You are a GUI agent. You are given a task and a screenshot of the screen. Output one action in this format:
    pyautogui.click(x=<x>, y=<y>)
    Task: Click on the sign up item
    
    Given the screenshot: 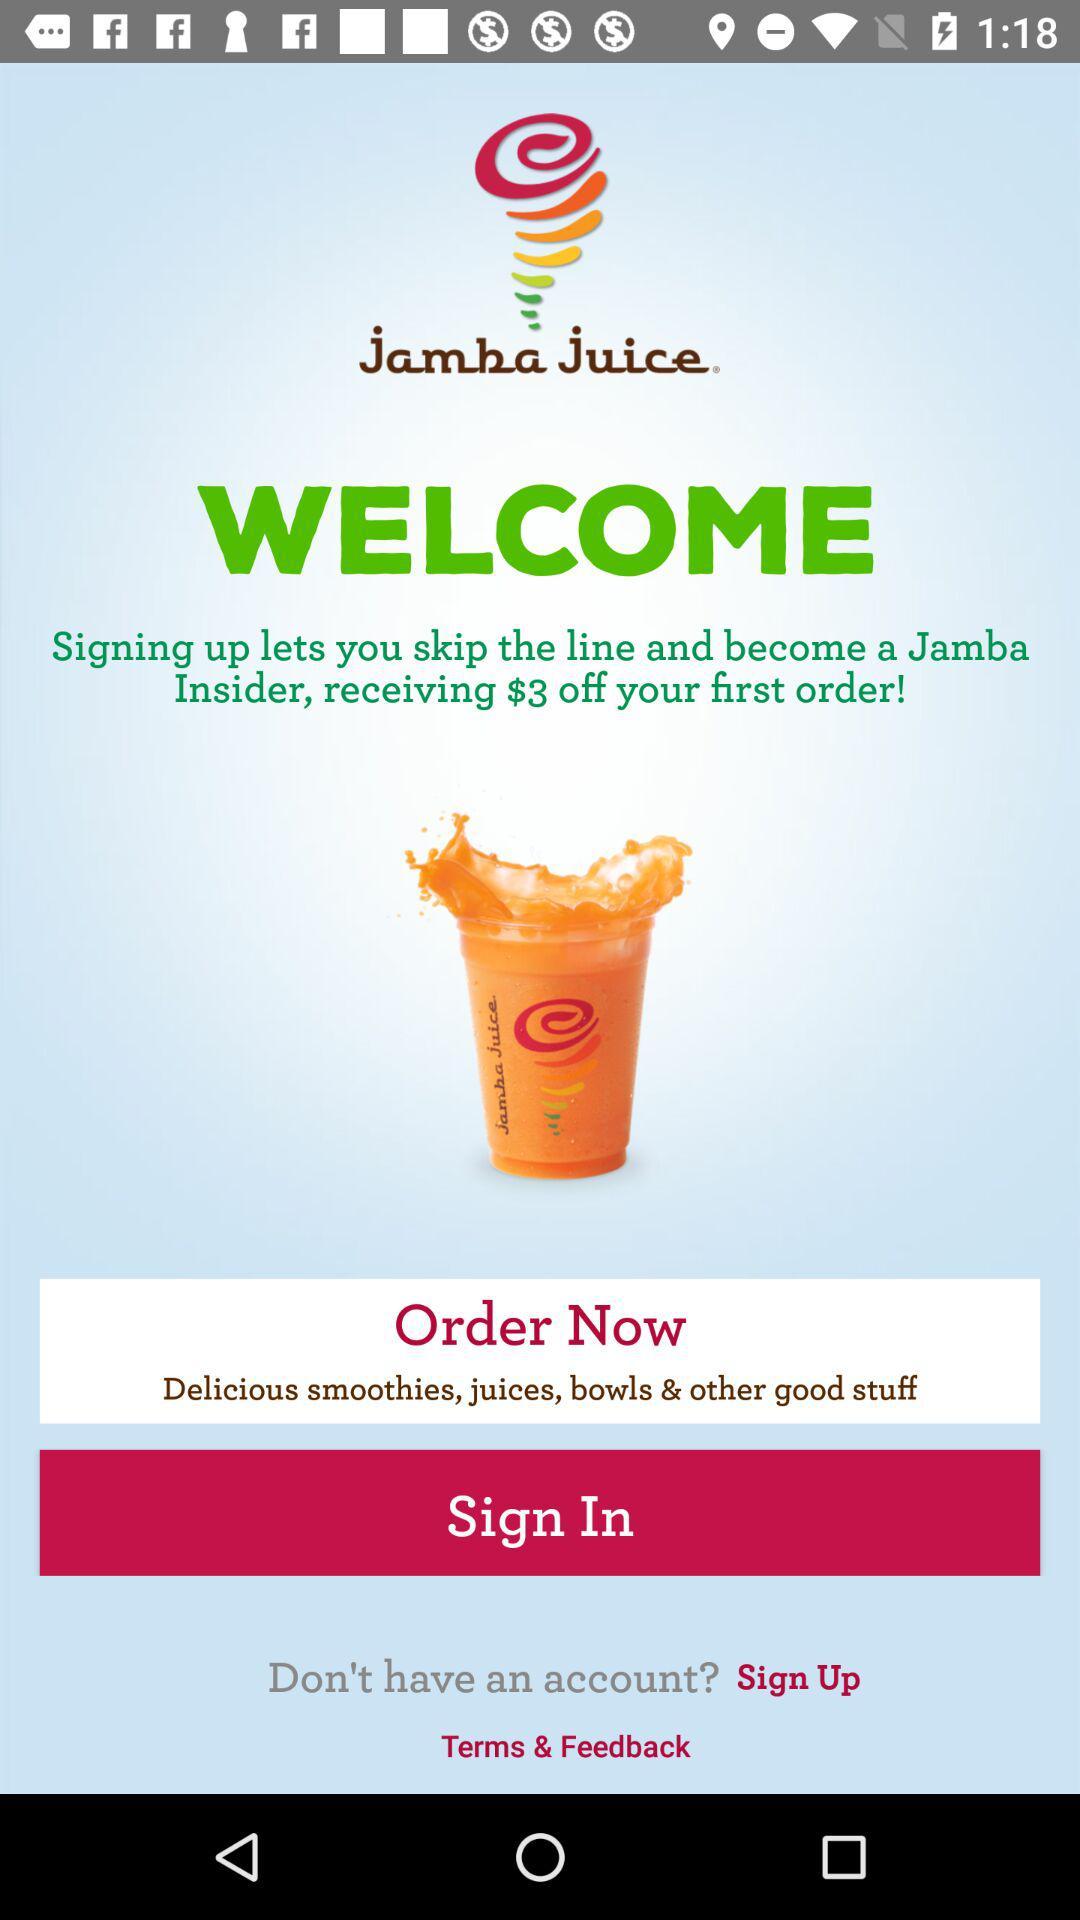 What is the action you would take?
    pyautogui.click(x=797, y=1673)
    